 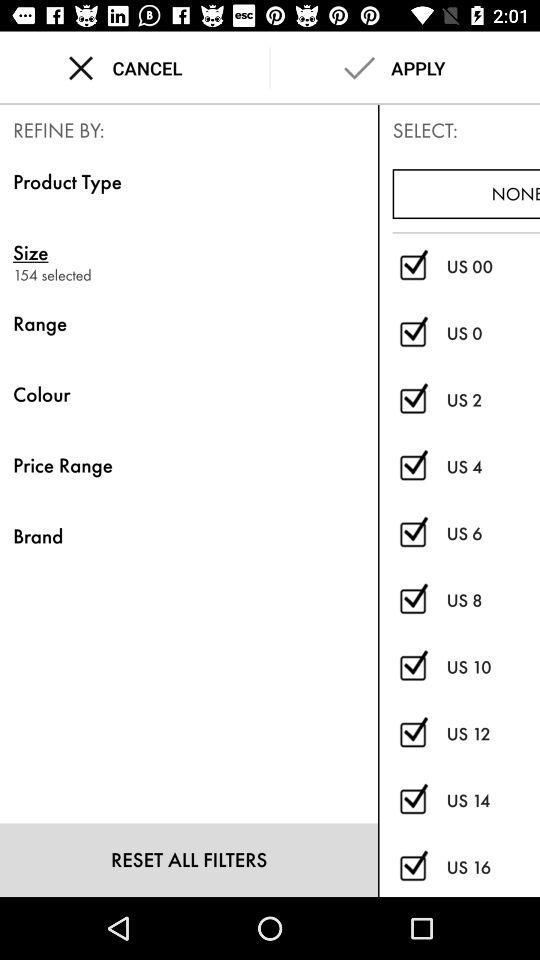 What do you see at coordinates (412, 733) in the screenshot?
I see `size to include` at bounding box center [412, 733].